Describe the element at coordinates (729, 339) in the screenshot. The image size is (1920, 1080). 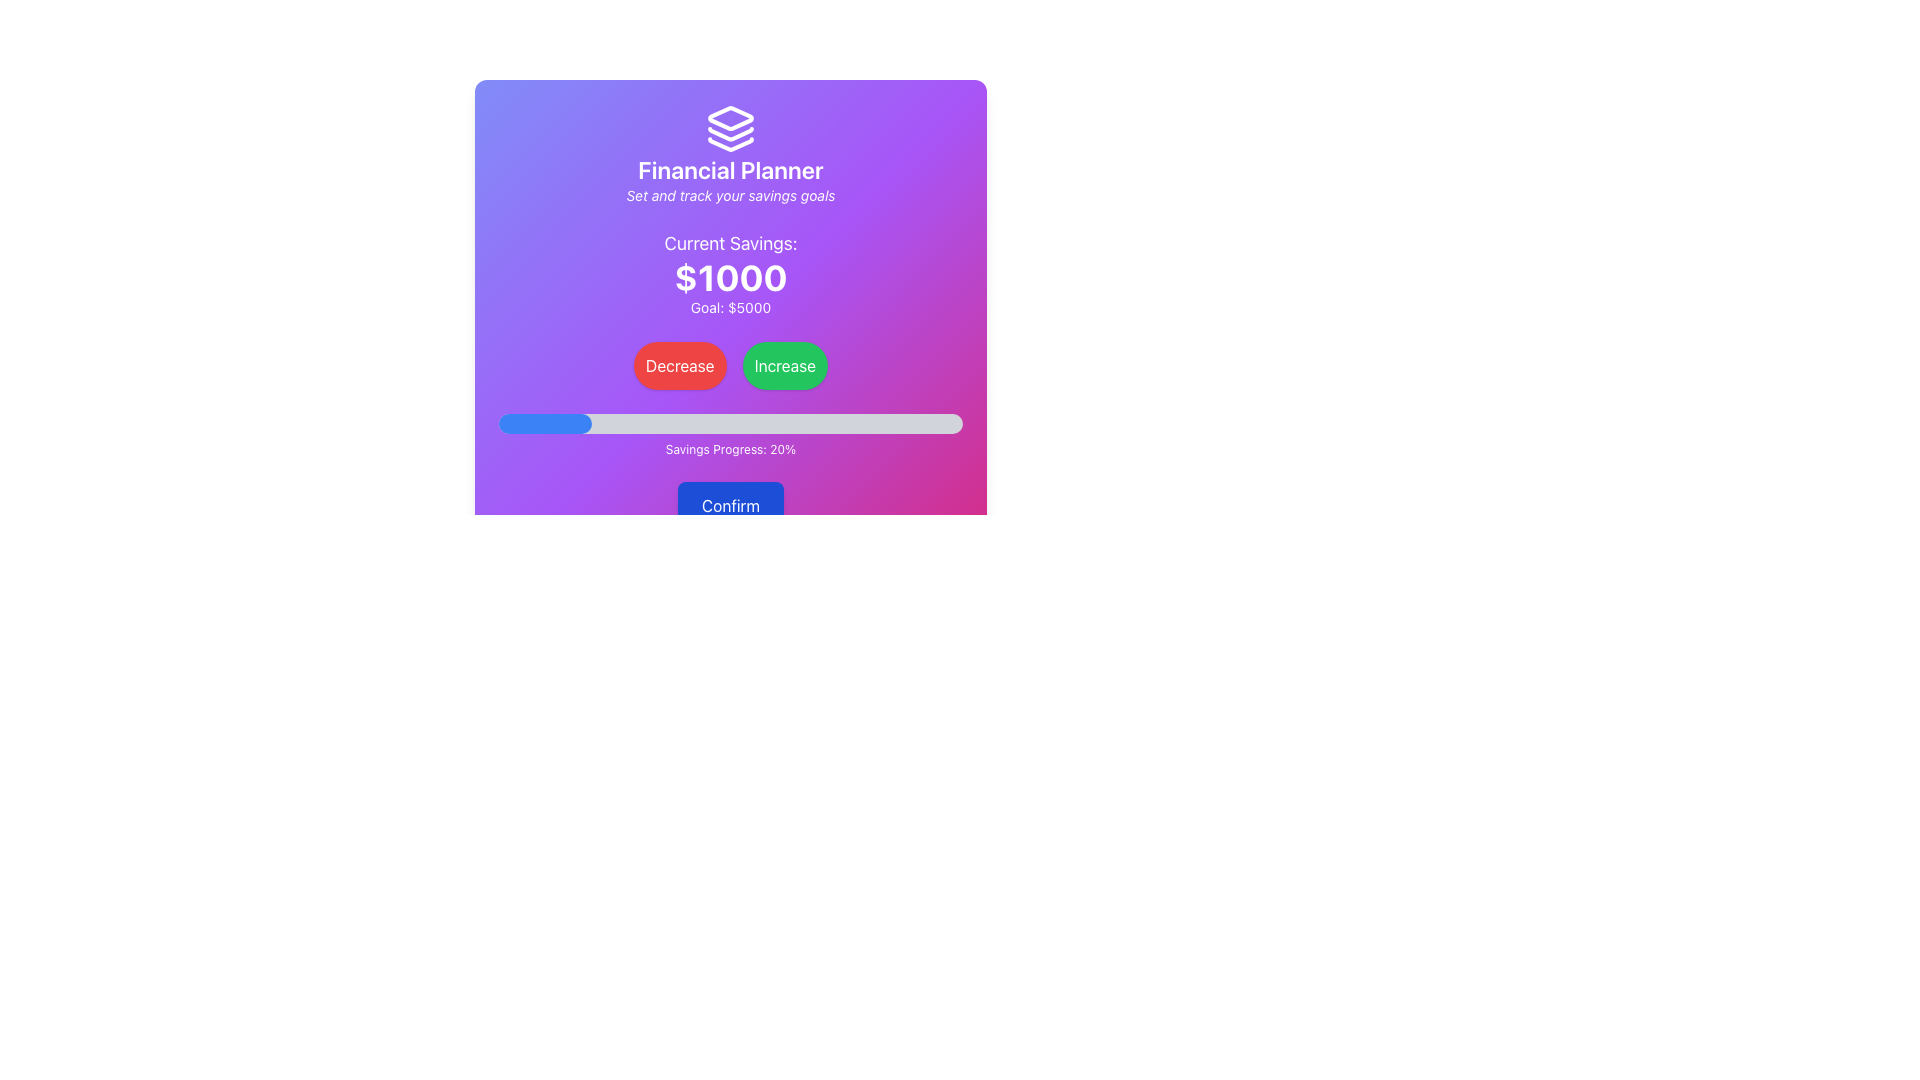
I see `the 'Decrease' button, which is styled in red and located within the 'Financial Planner' card, to reduce the savings amount` at that location.